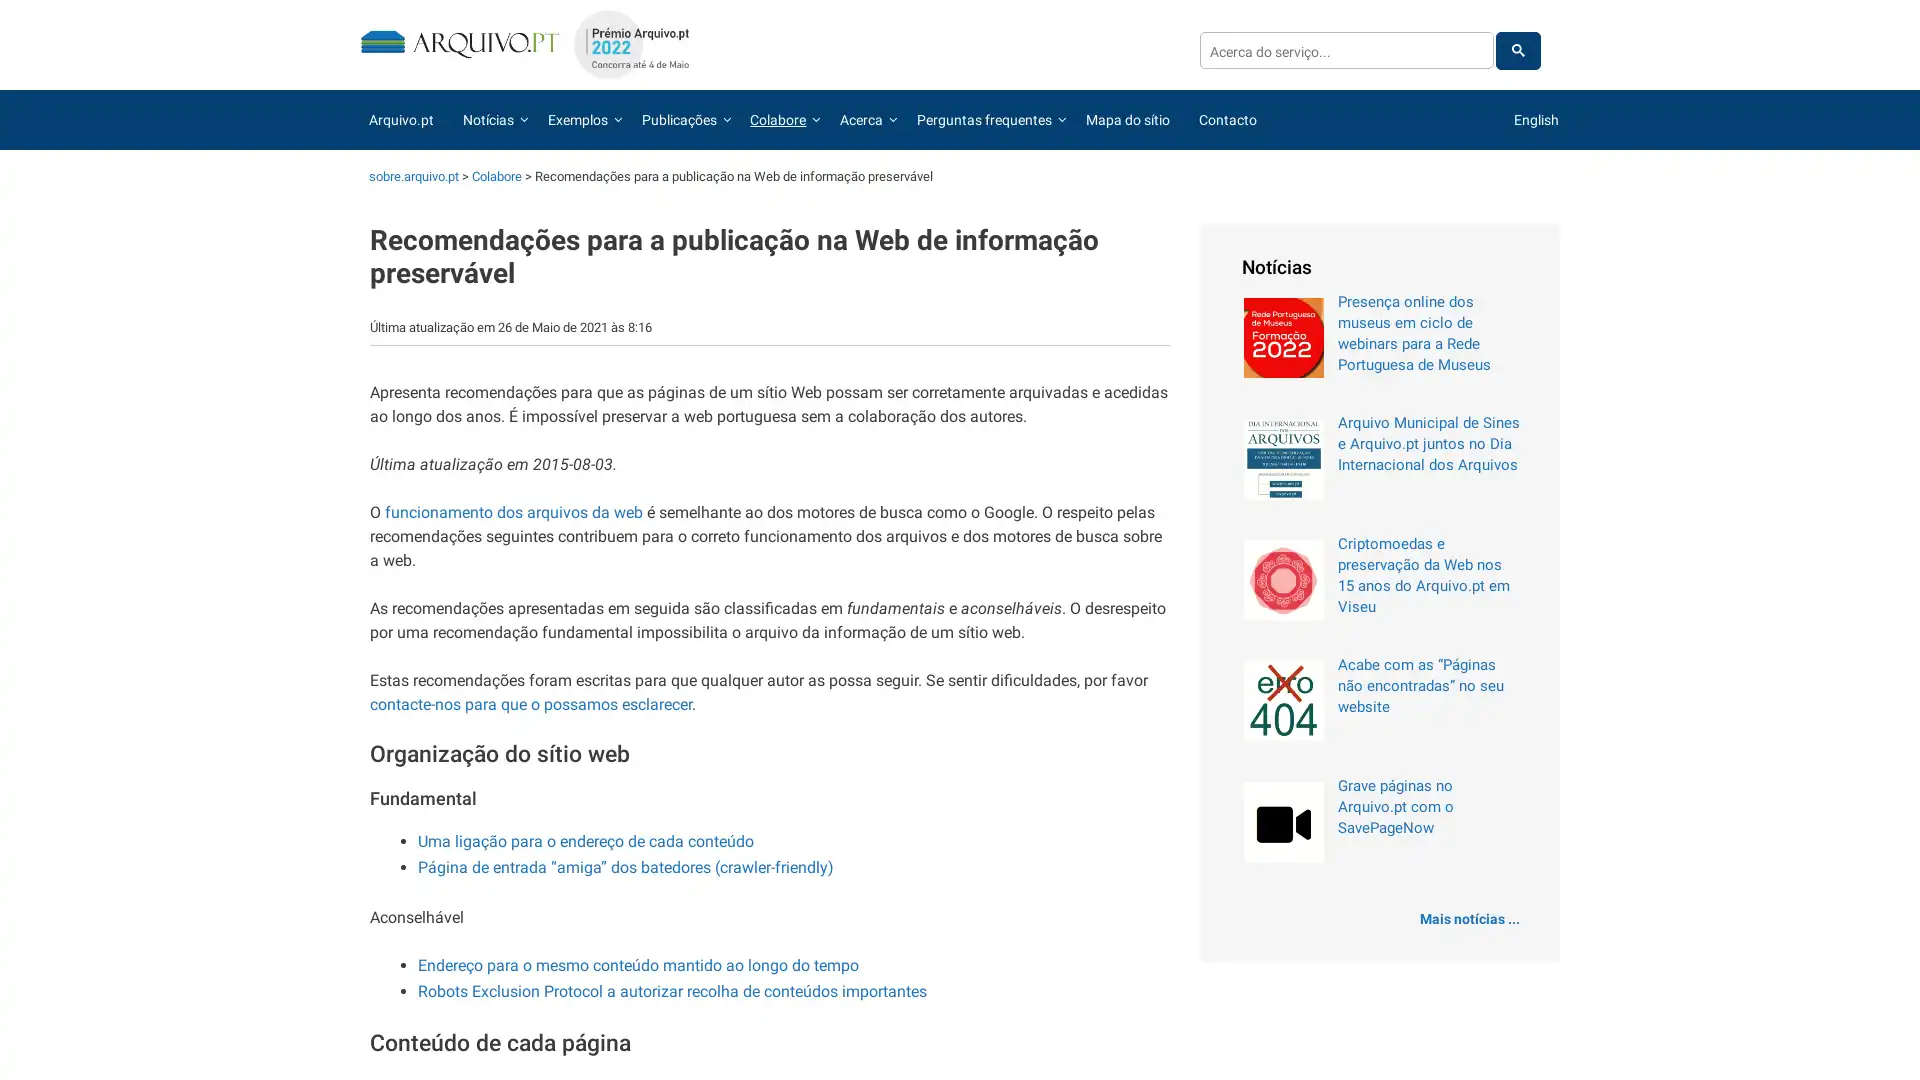 This screenshot has height=1080, width=1920. I want to click on pesquisar, so click(1518, 49).